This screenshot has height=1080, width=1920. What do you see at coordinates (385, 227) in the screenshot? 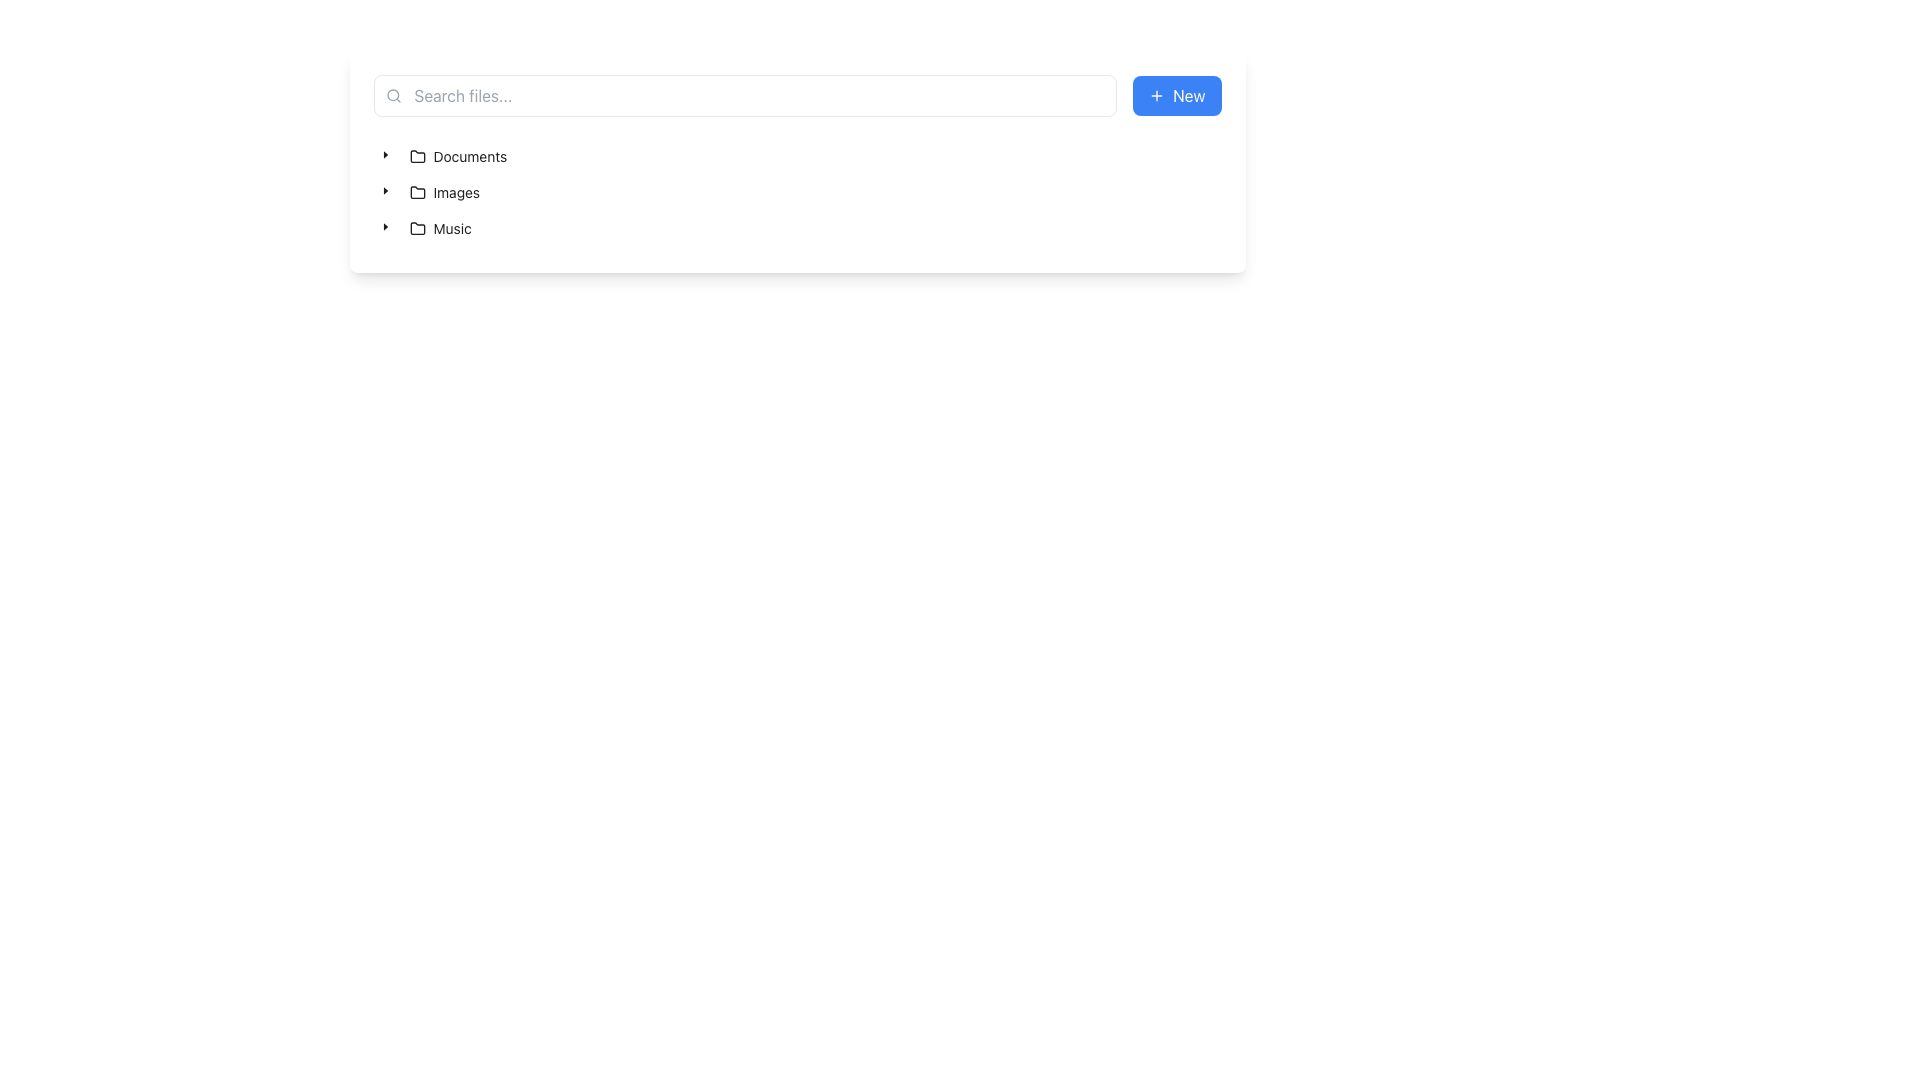
I see `the toggle icon` at bounding box center [385, 227].